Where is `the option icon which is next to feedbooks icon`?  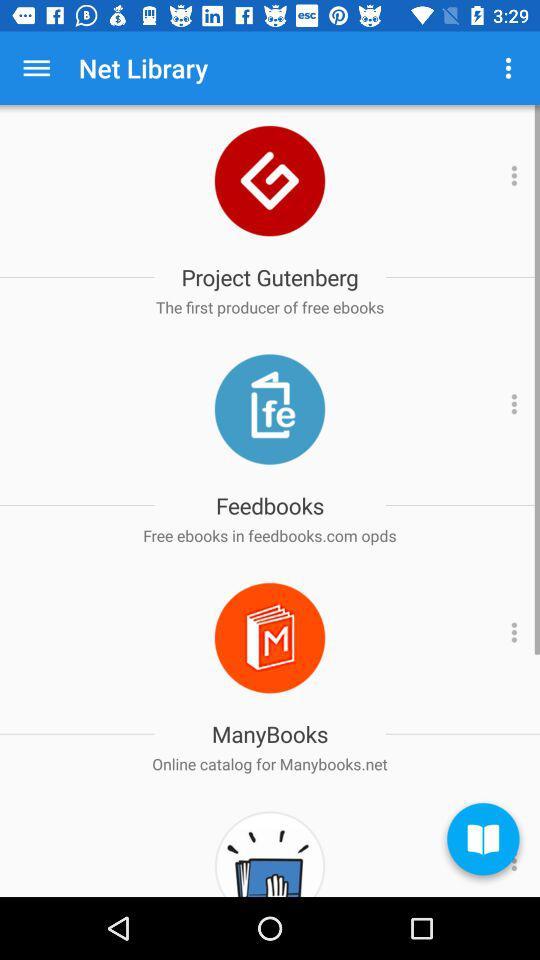
the option icon which is next to feedbooks icon is located at coordinates (511, 408).